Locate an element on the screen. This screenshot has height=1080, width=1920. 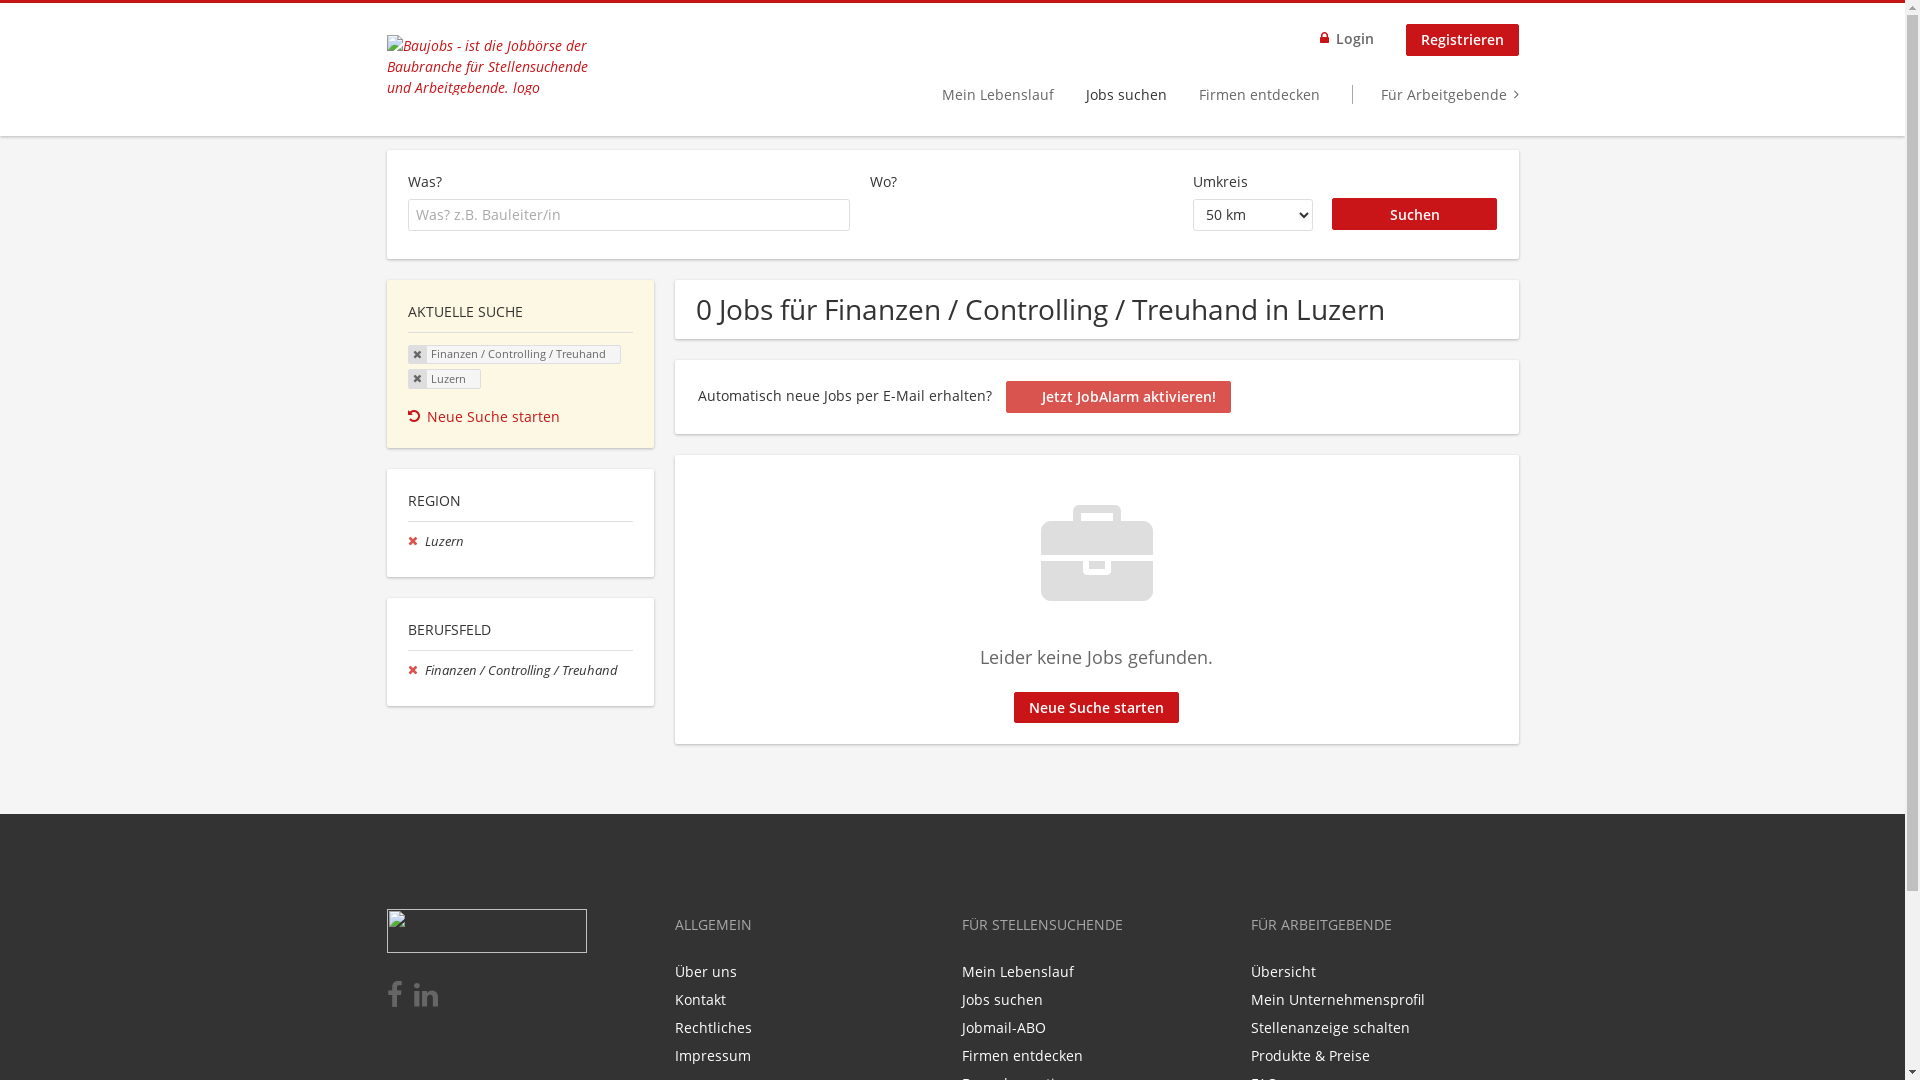
'Mein Lebenslauf' is located at coordinates (940, 93).